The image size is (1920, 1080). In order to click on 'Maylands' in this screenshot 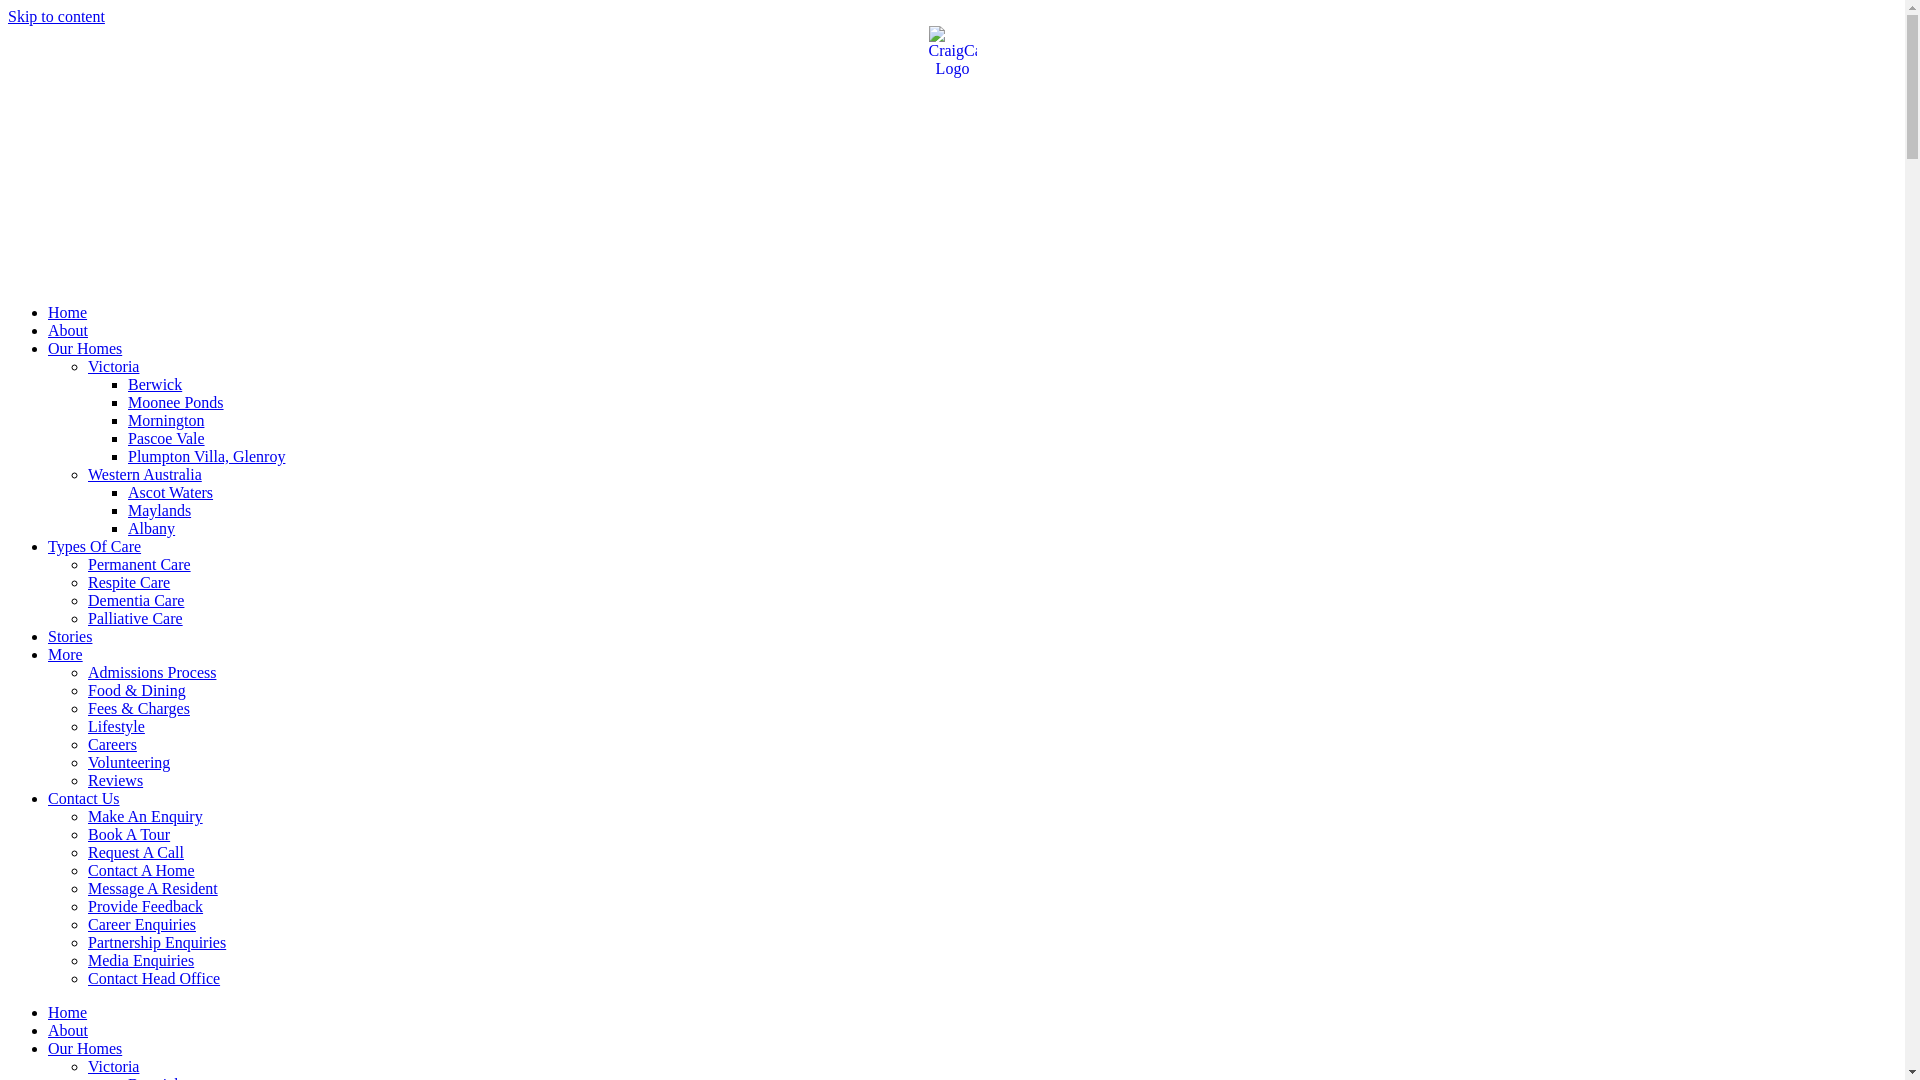, I will do `click(127, 509)`.